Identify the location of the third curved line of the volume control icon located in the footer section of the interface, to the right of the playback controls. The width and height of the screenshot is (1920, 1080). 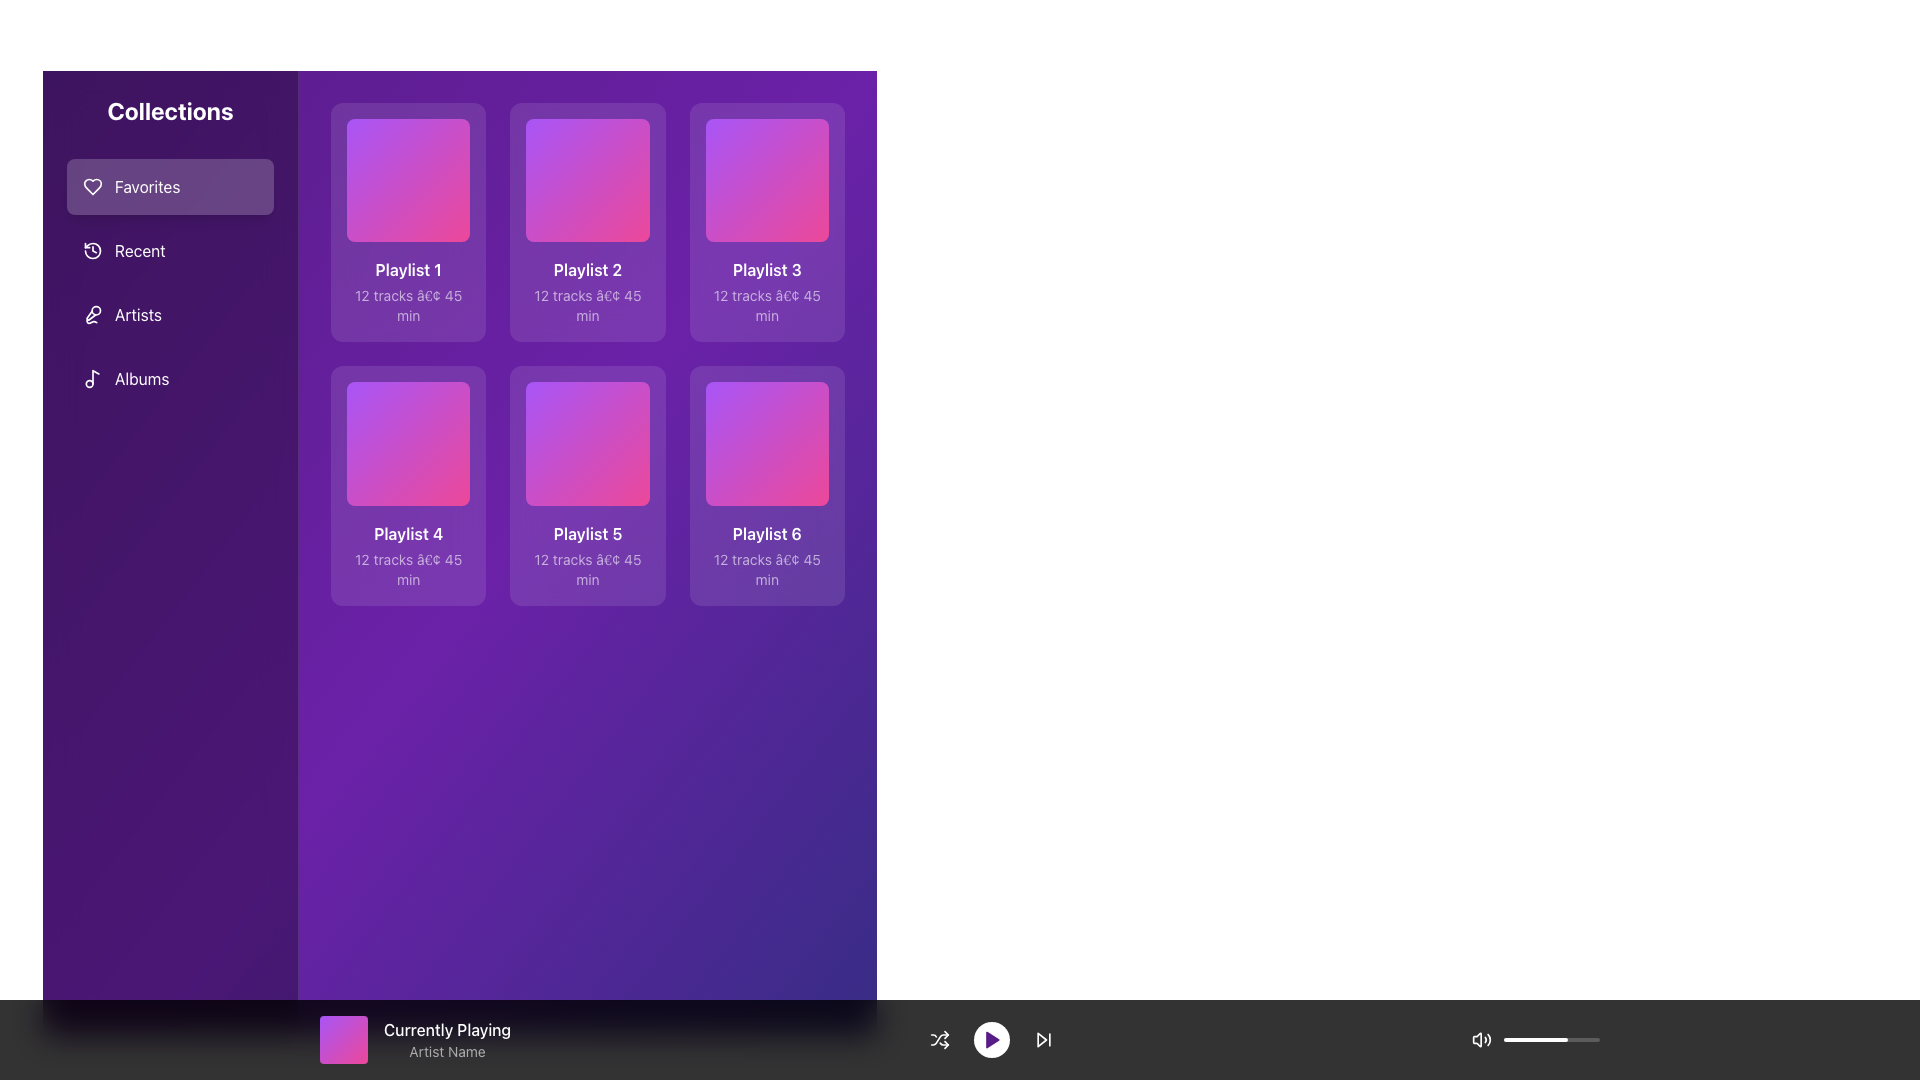
(1489, 1039).